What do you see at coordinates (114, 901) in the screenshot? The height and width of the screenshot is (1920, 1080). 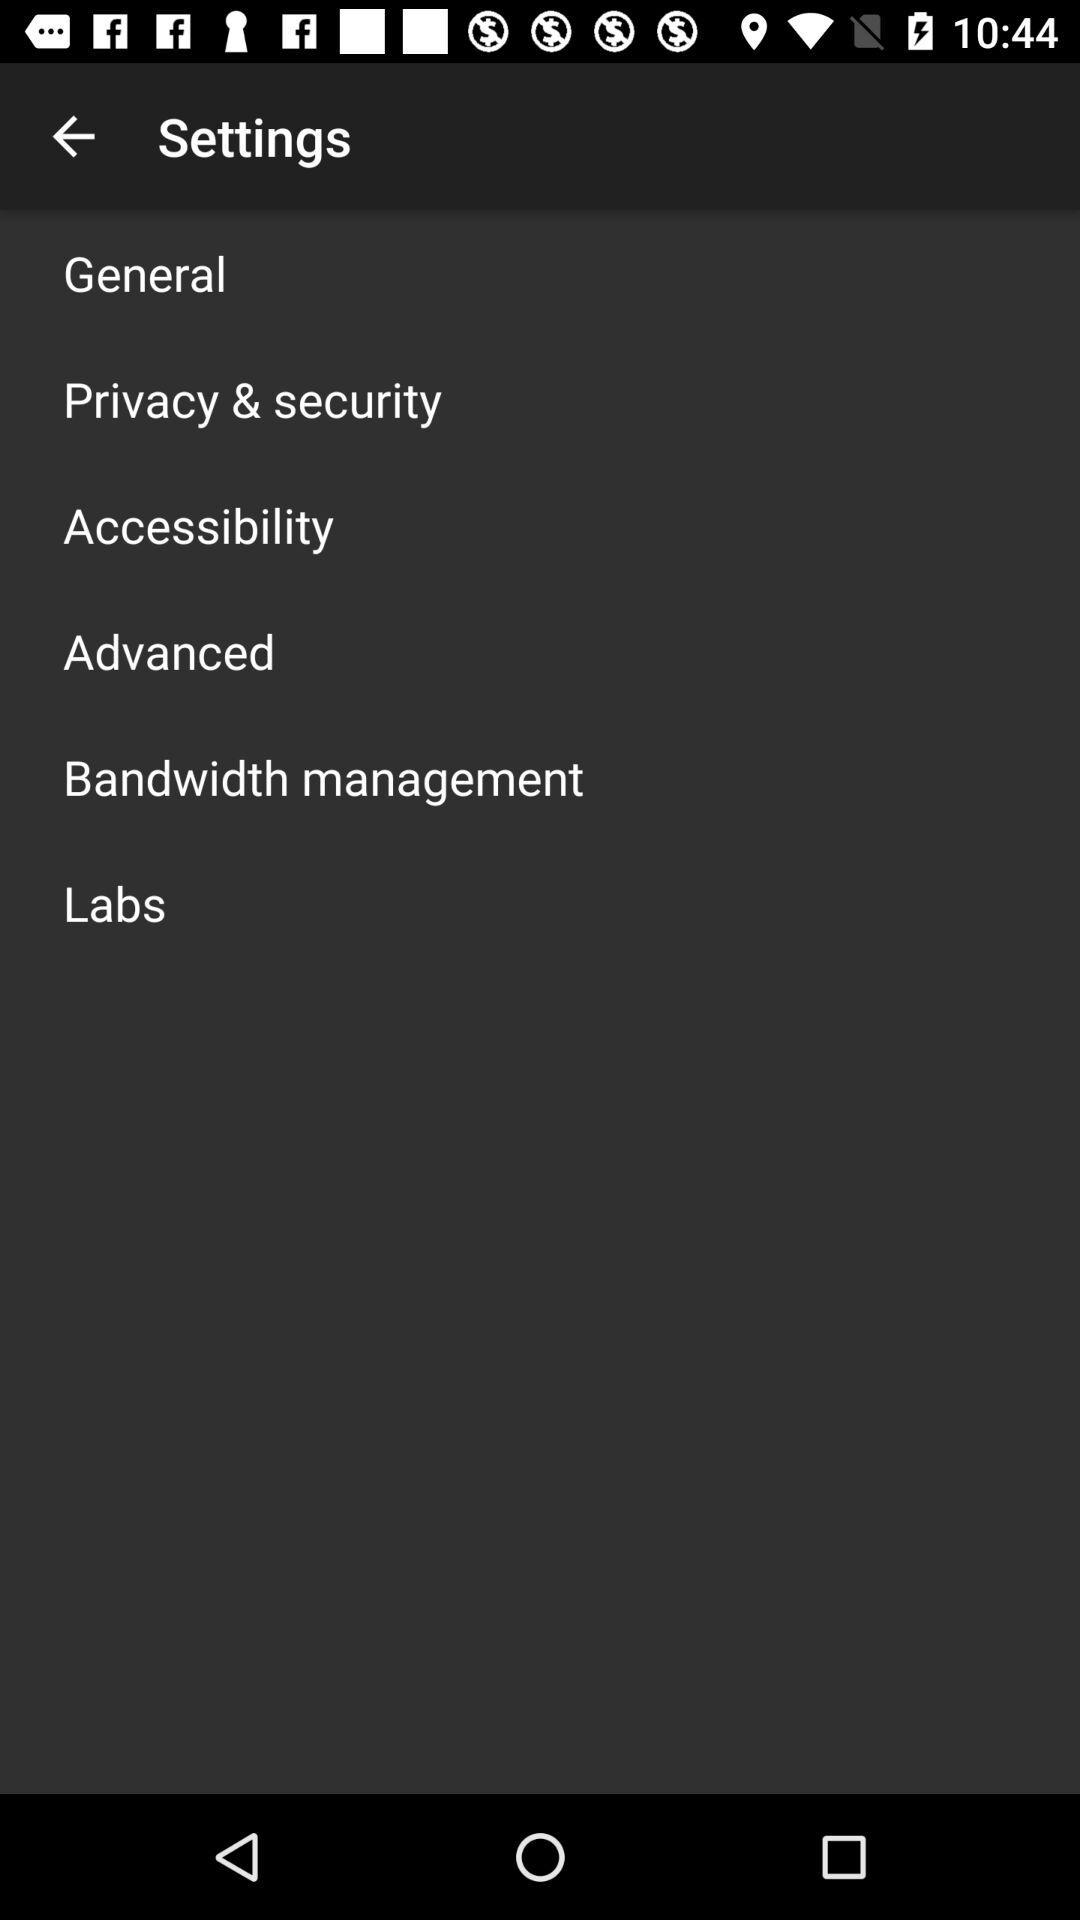 I see `labs icon` at bounding box center [114, 901].